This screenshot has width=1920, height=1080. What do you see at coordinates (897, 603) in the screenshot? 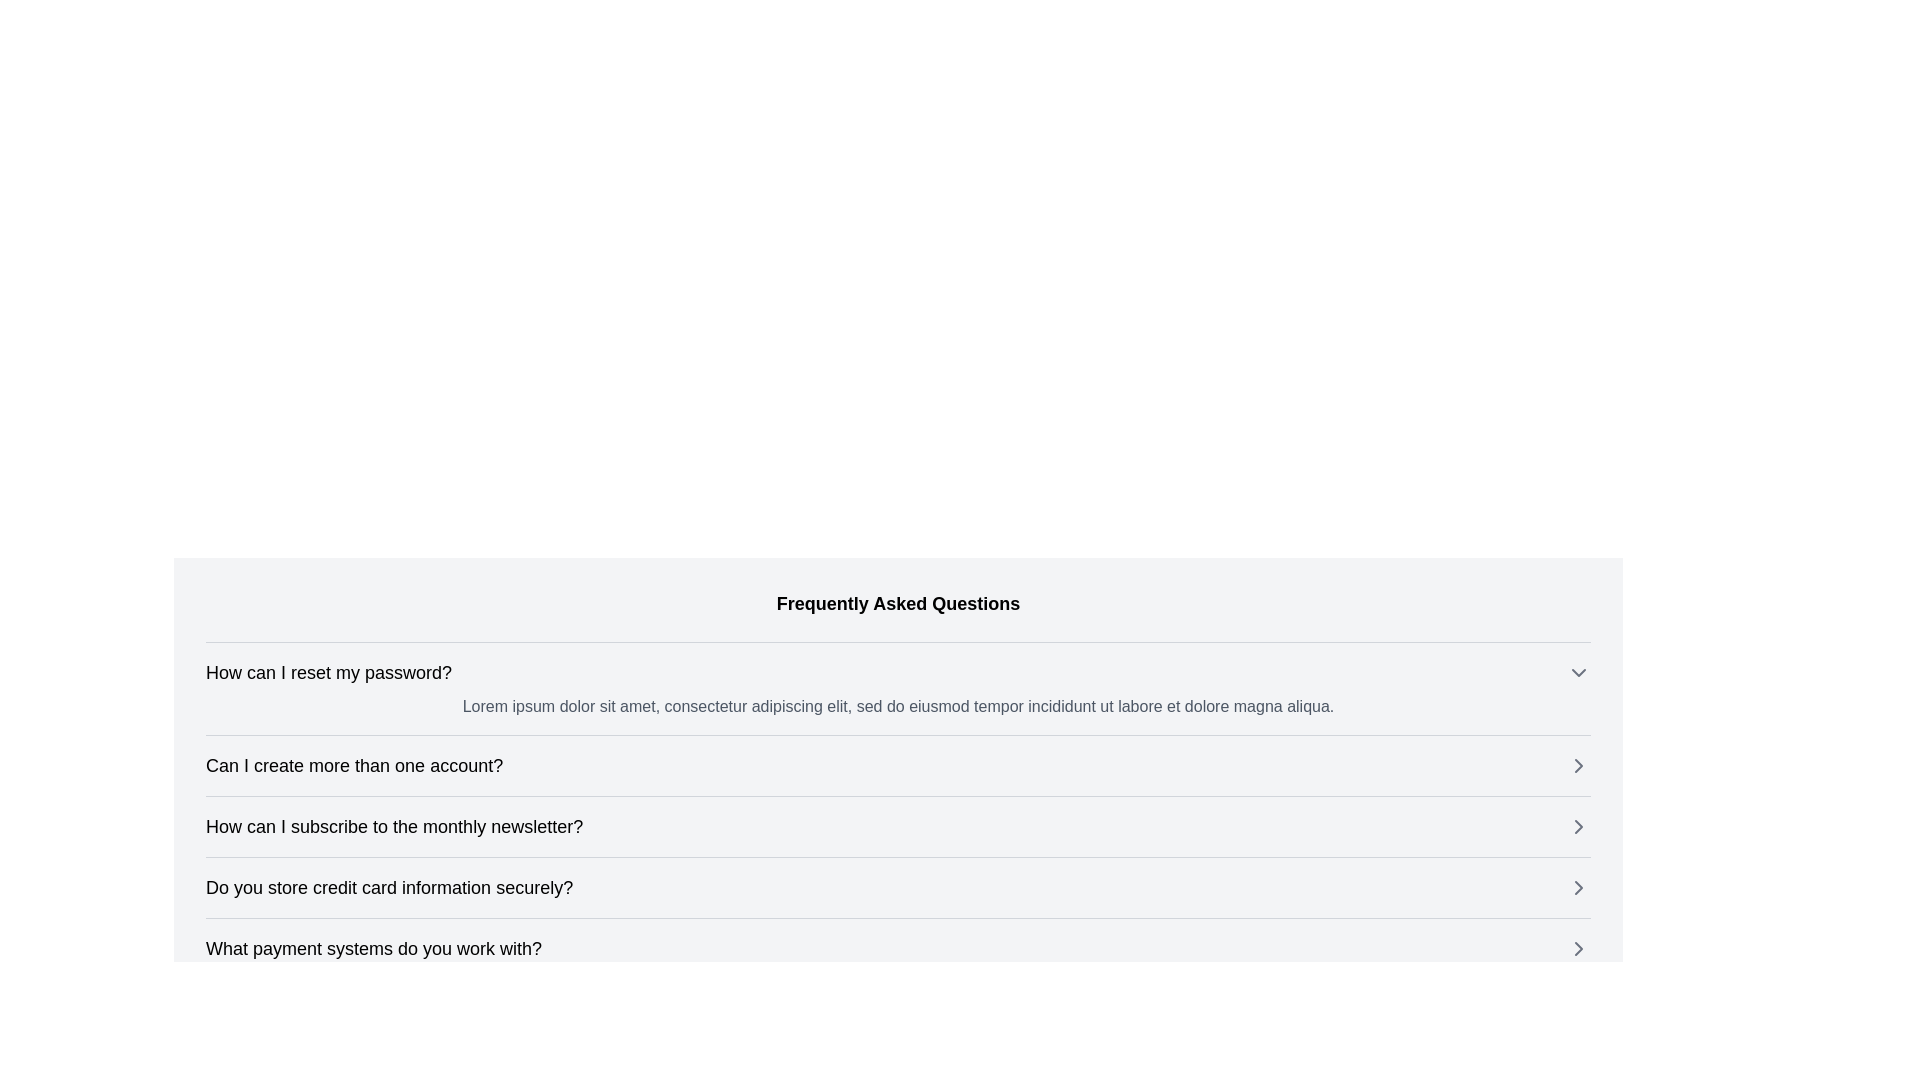
I see `header text 'Frequently Asked Questions' to understand the content of the section, which is a bold, centered header at the top of the questions list` at bounding box center [897, 603].